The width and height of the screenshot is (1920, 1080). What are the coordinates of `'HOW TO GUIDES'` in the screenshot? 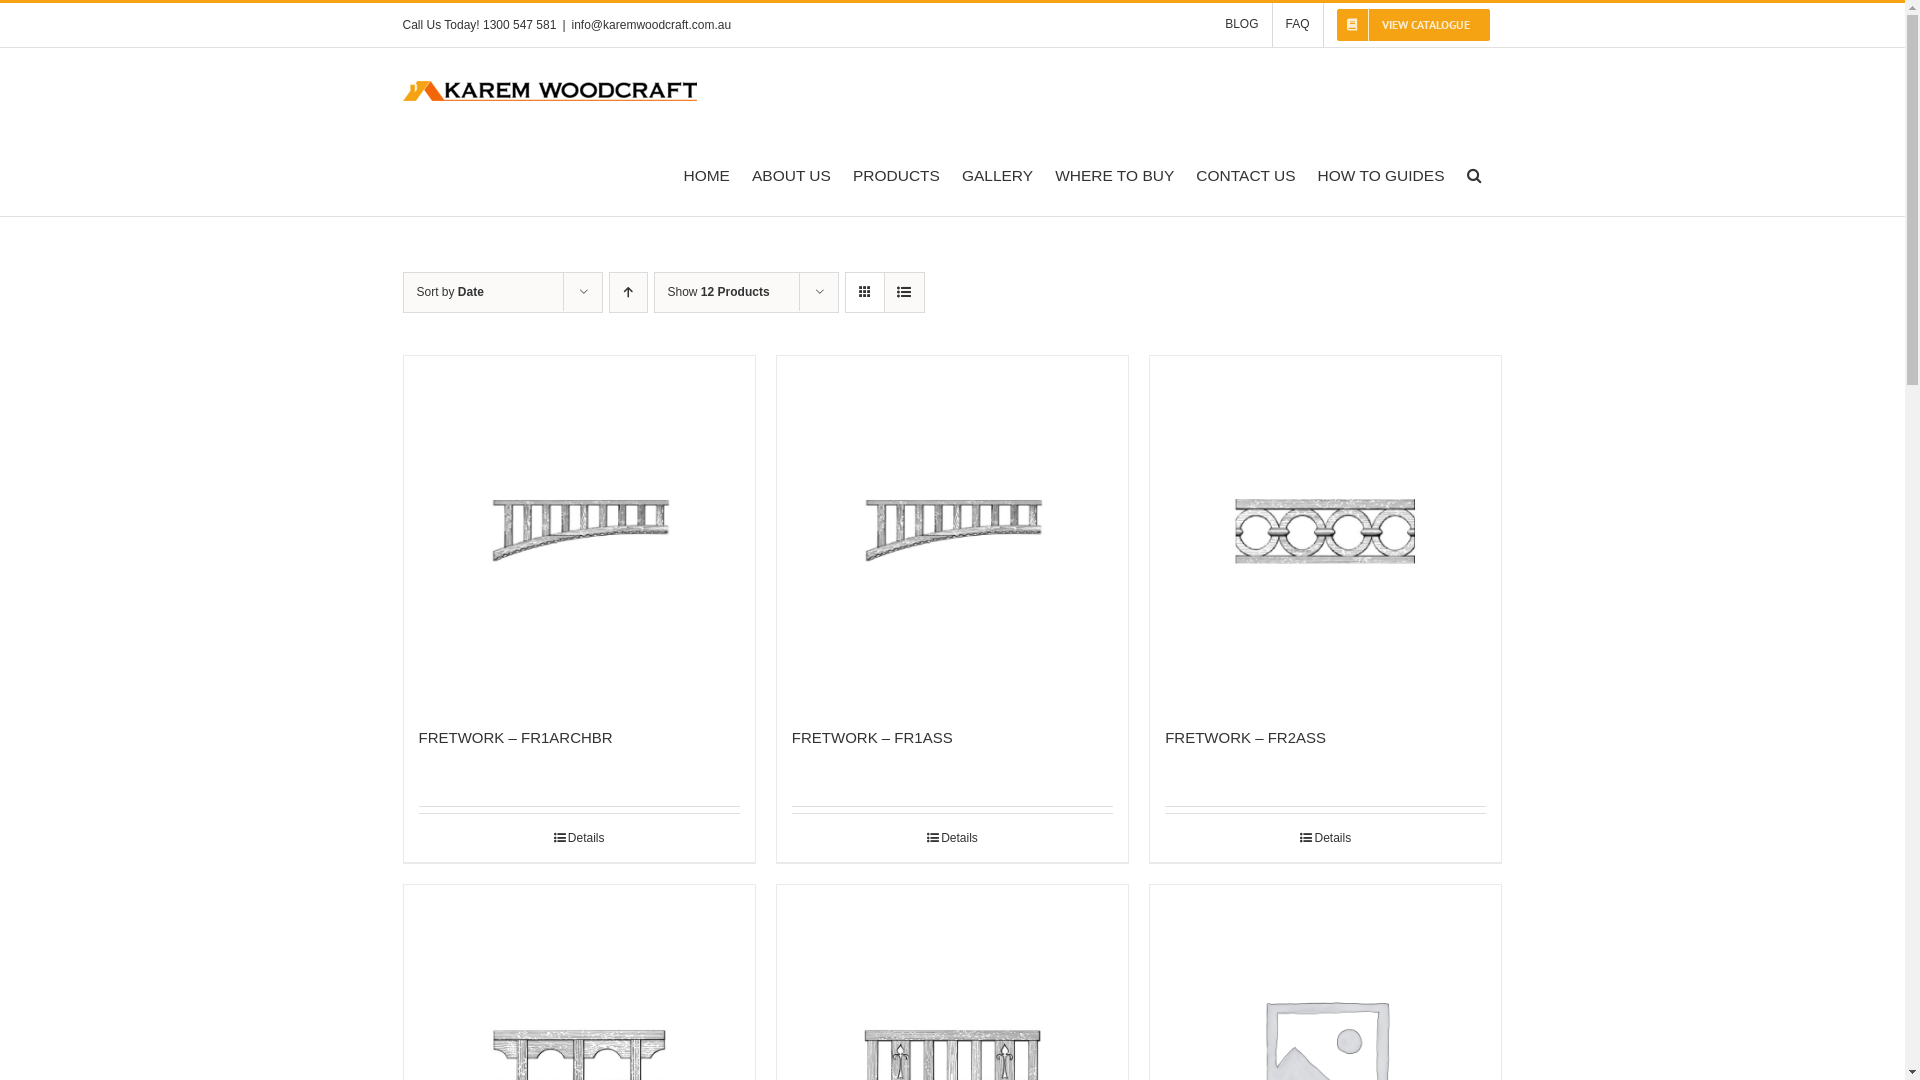 It's located at (1380, 172).